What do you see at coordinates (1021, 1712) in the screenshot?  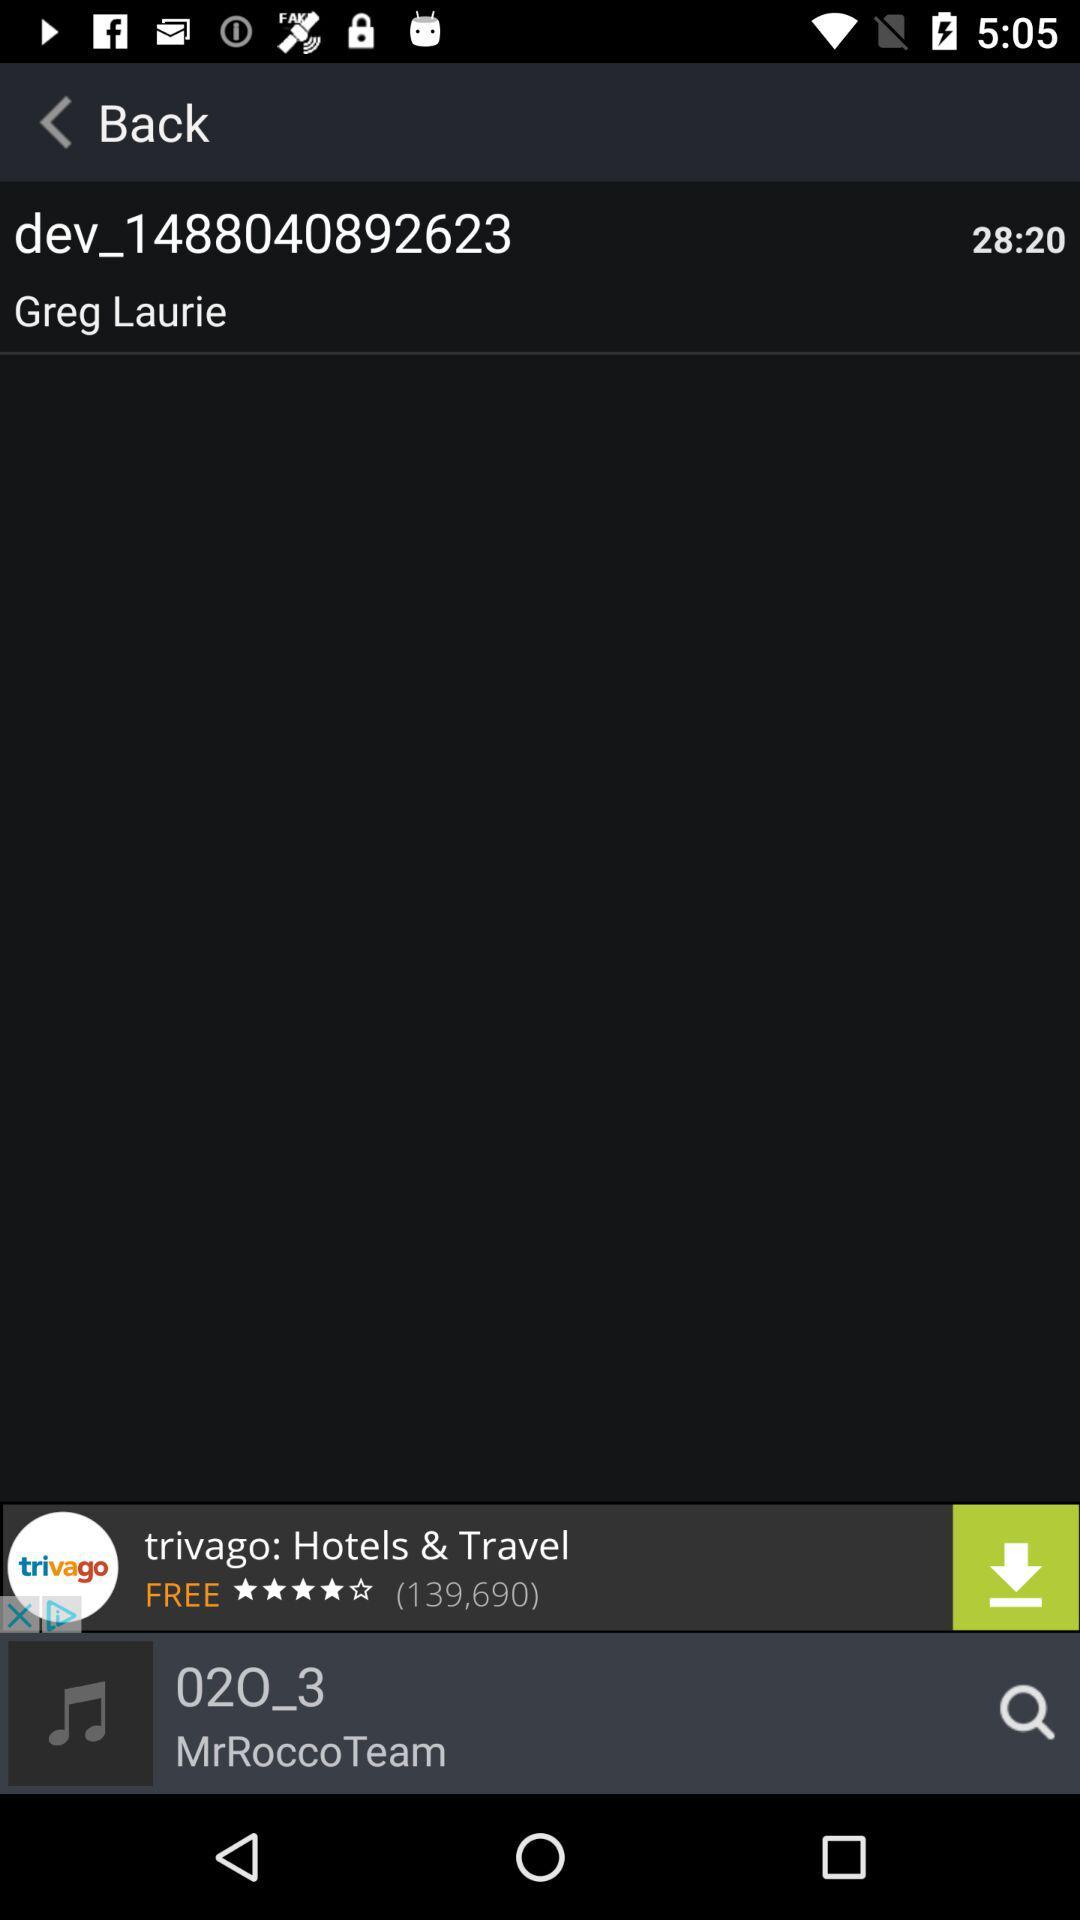 I see `search` at bounding box center [1021, 1712].